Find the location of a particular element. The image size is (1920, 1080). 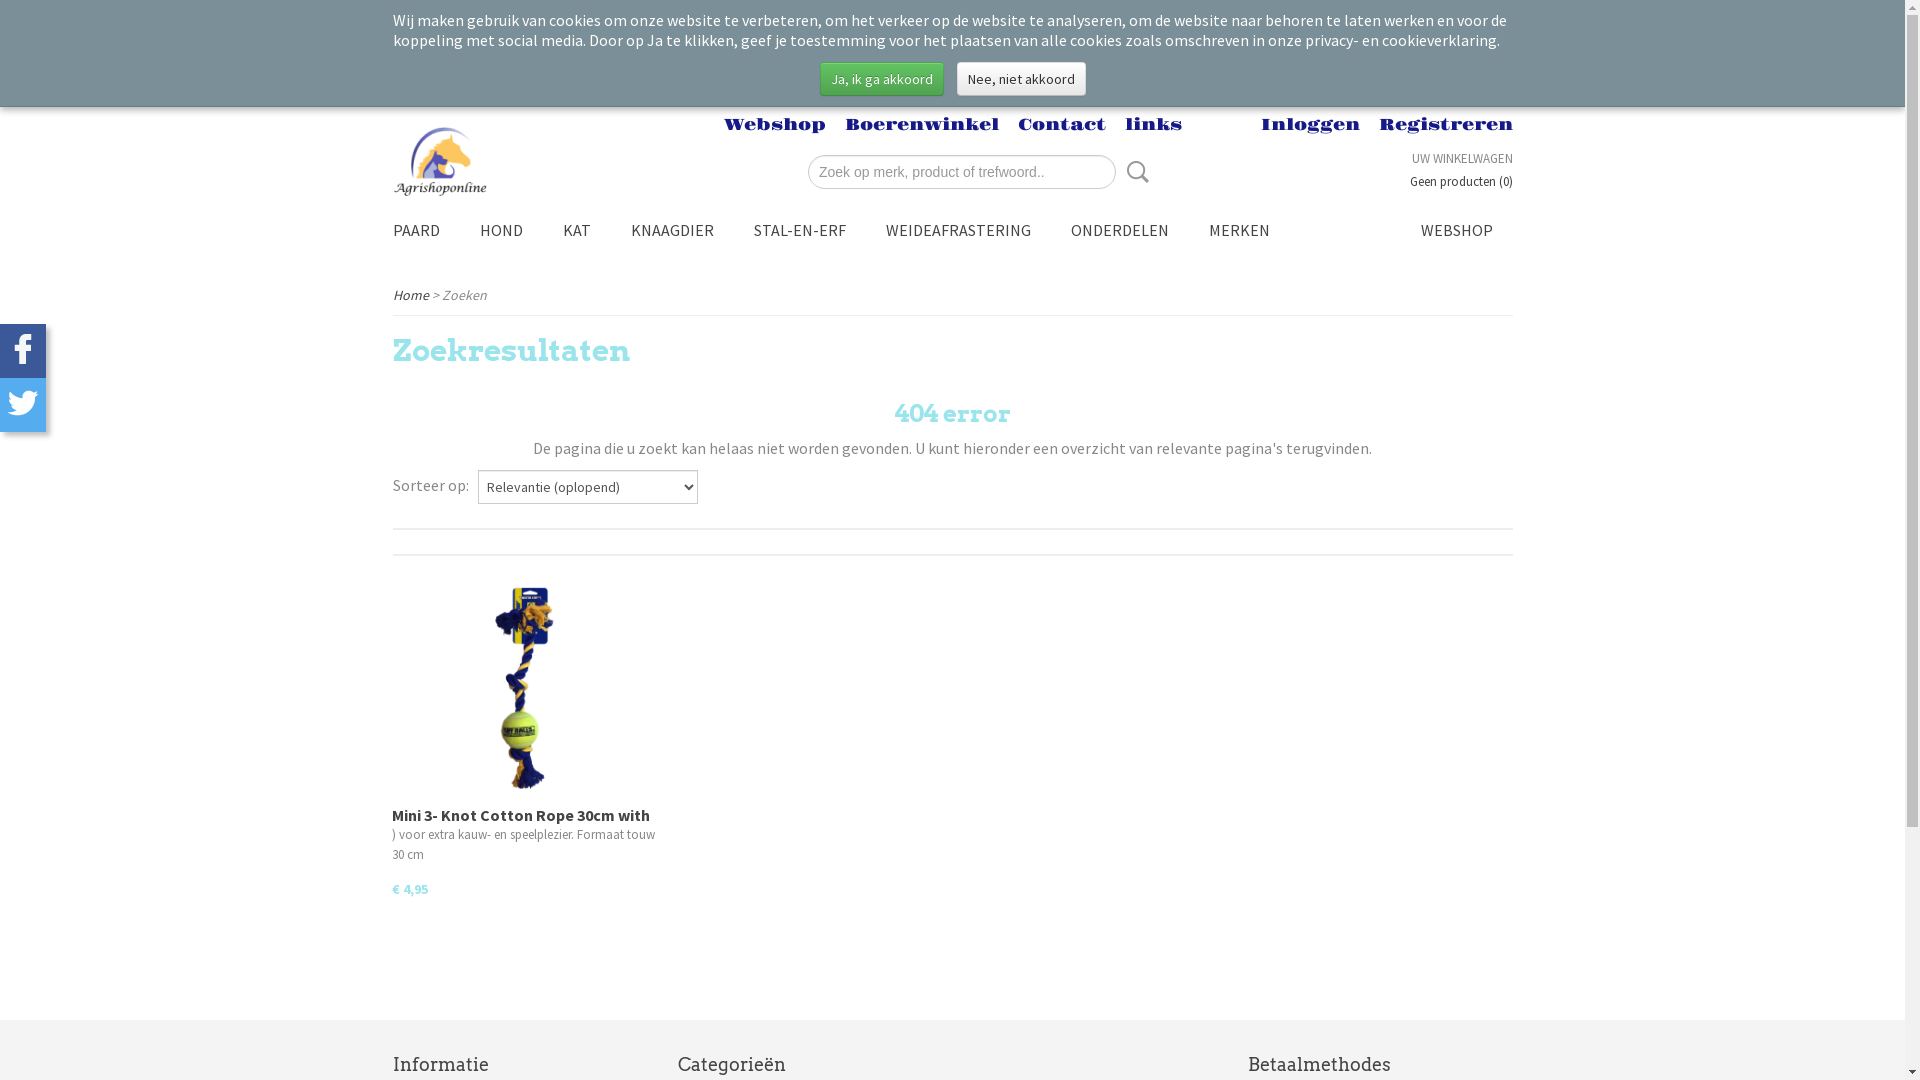

'Zoeken' is located at coordinates (1133, 171).